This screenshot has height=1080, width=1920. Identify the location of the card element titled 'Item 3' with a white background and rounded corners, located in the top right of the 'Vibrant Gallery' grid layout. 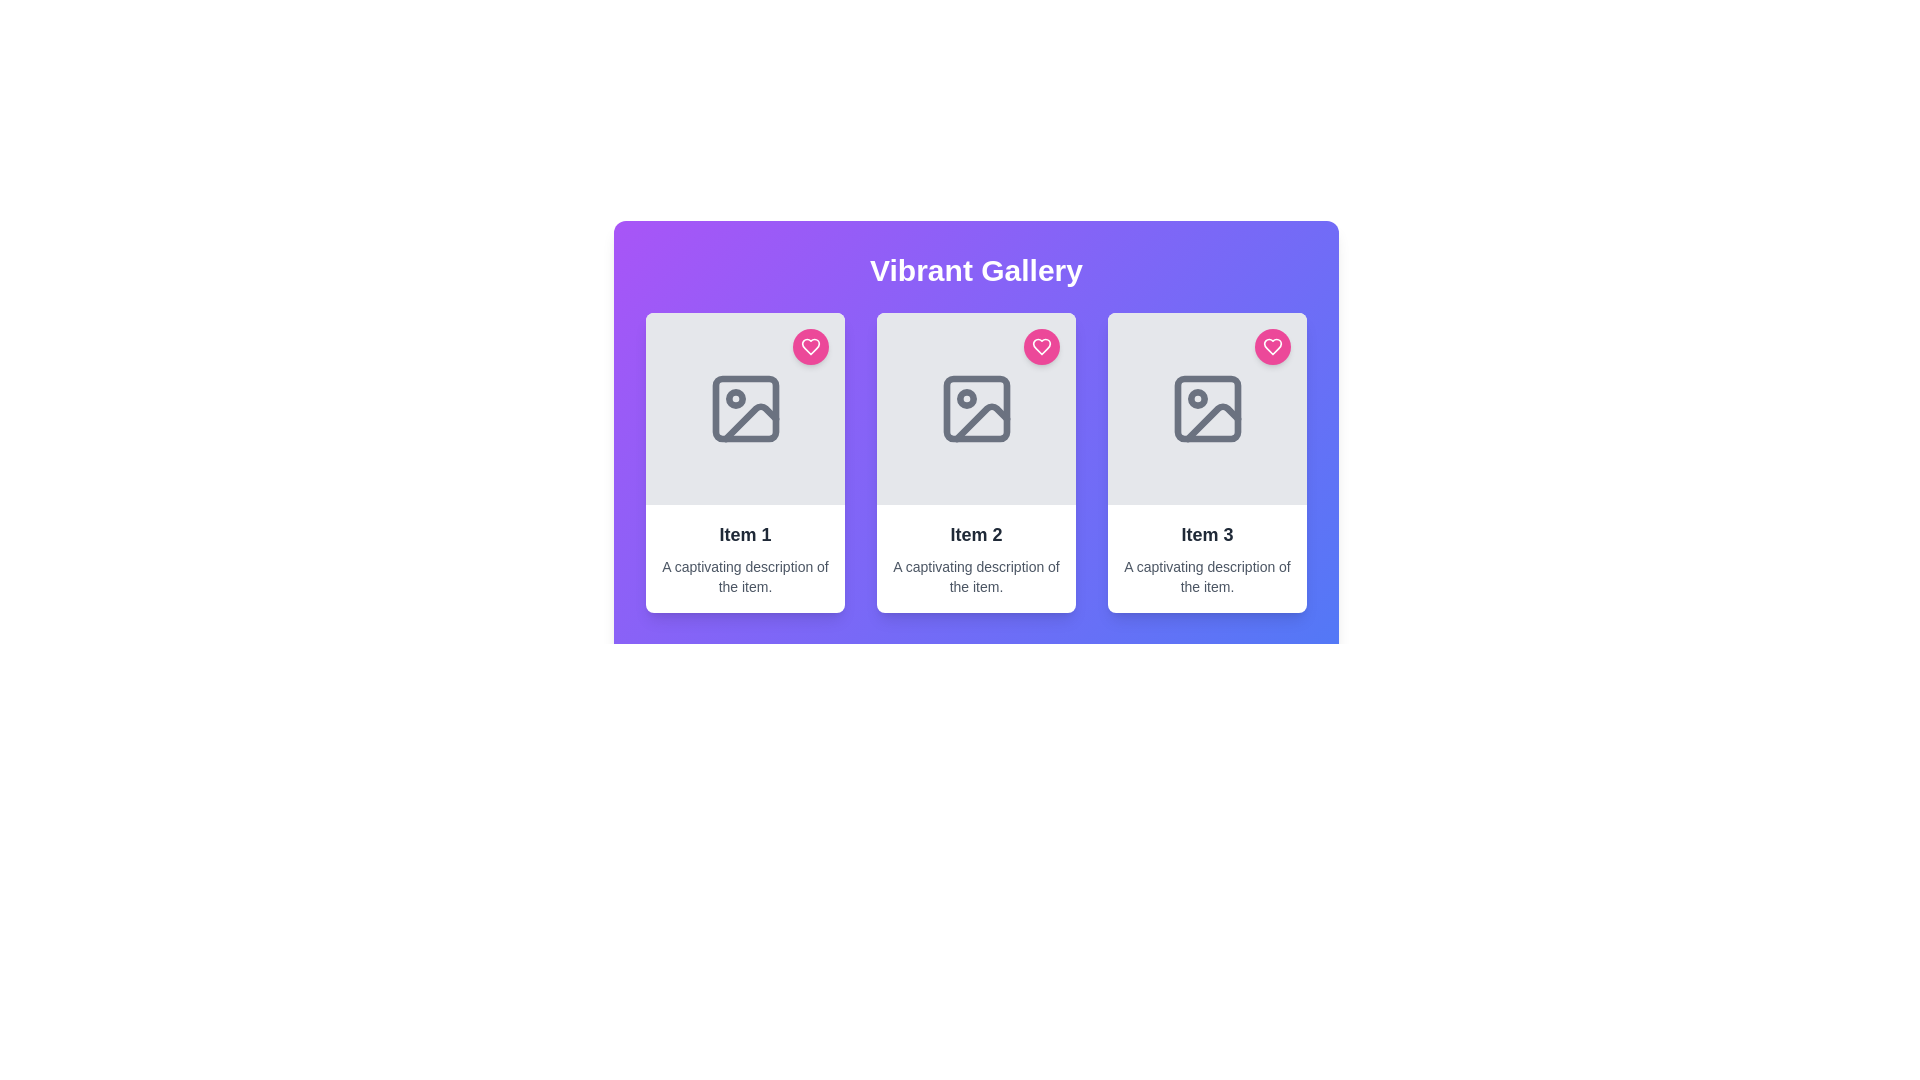
(1206, 462).